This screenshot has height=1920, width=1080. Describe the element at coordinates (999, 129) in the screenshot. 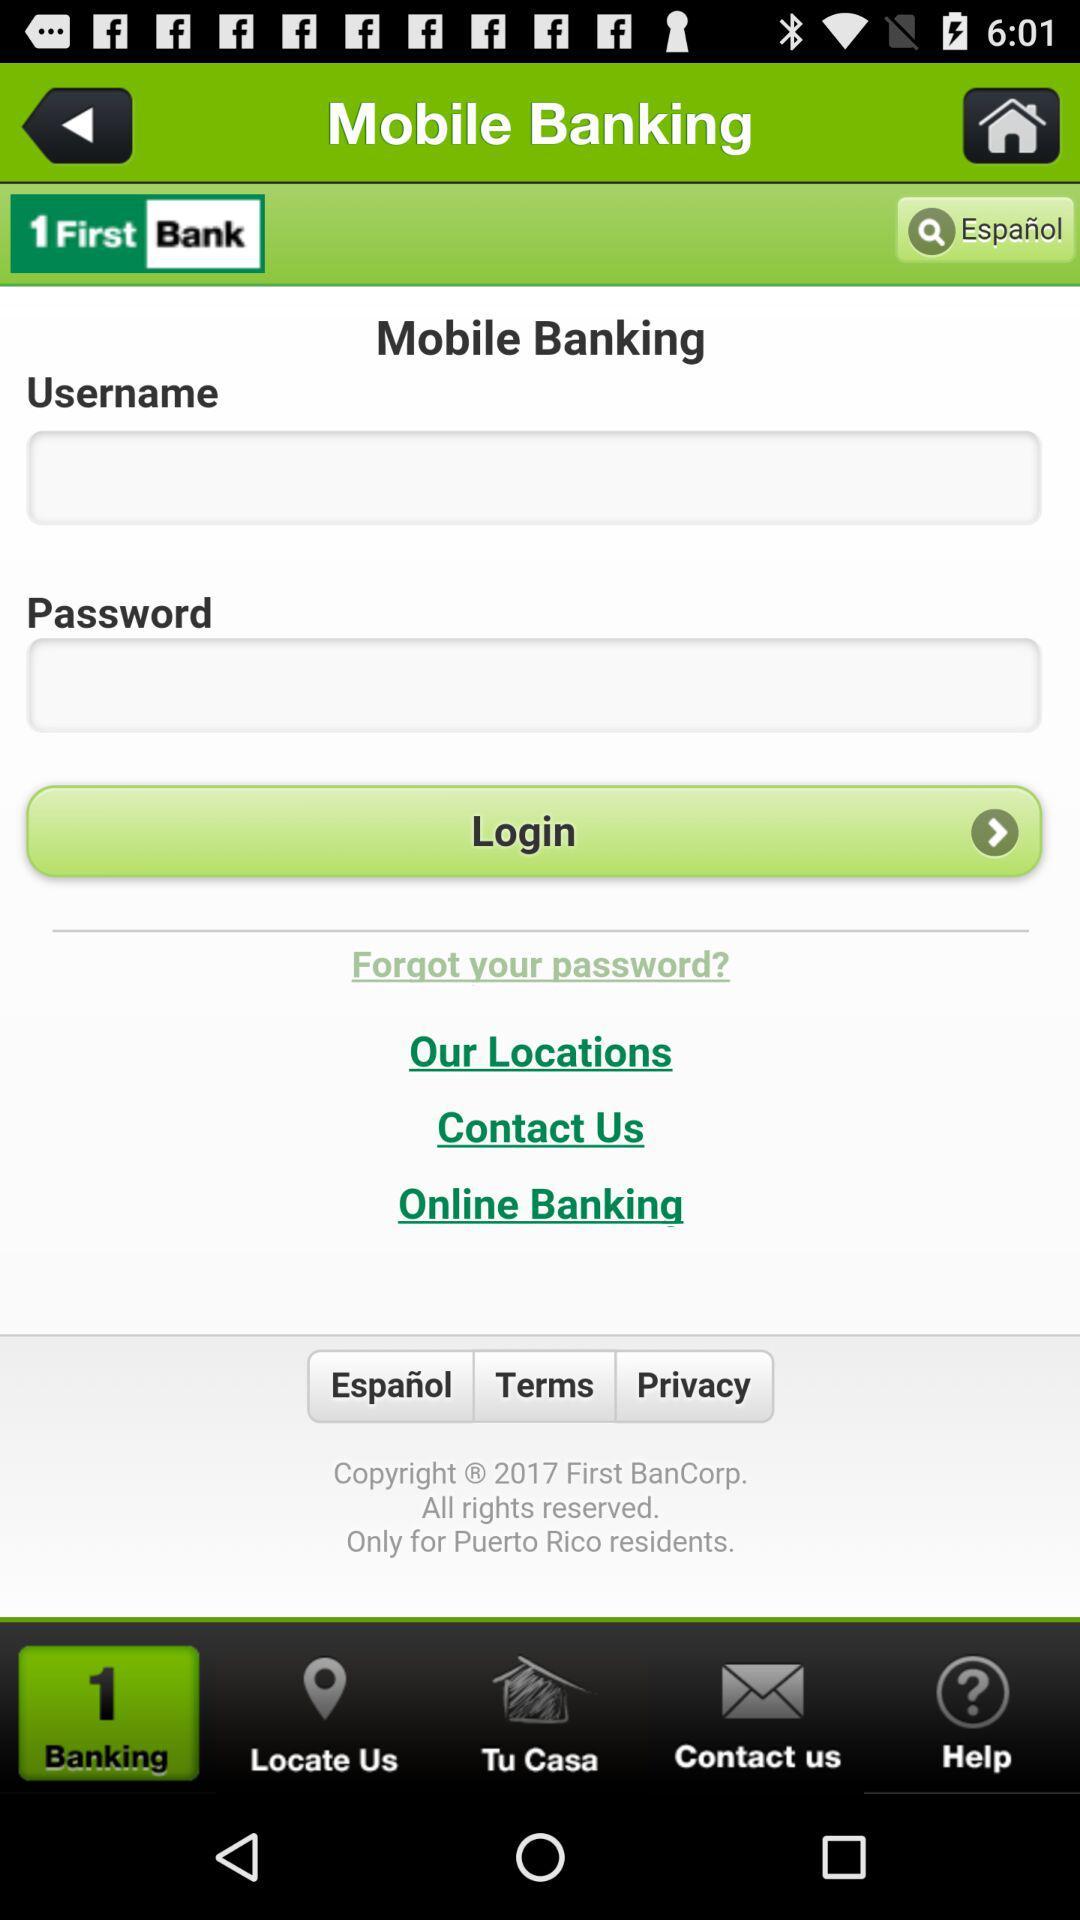

I see `the home icon` at that location.